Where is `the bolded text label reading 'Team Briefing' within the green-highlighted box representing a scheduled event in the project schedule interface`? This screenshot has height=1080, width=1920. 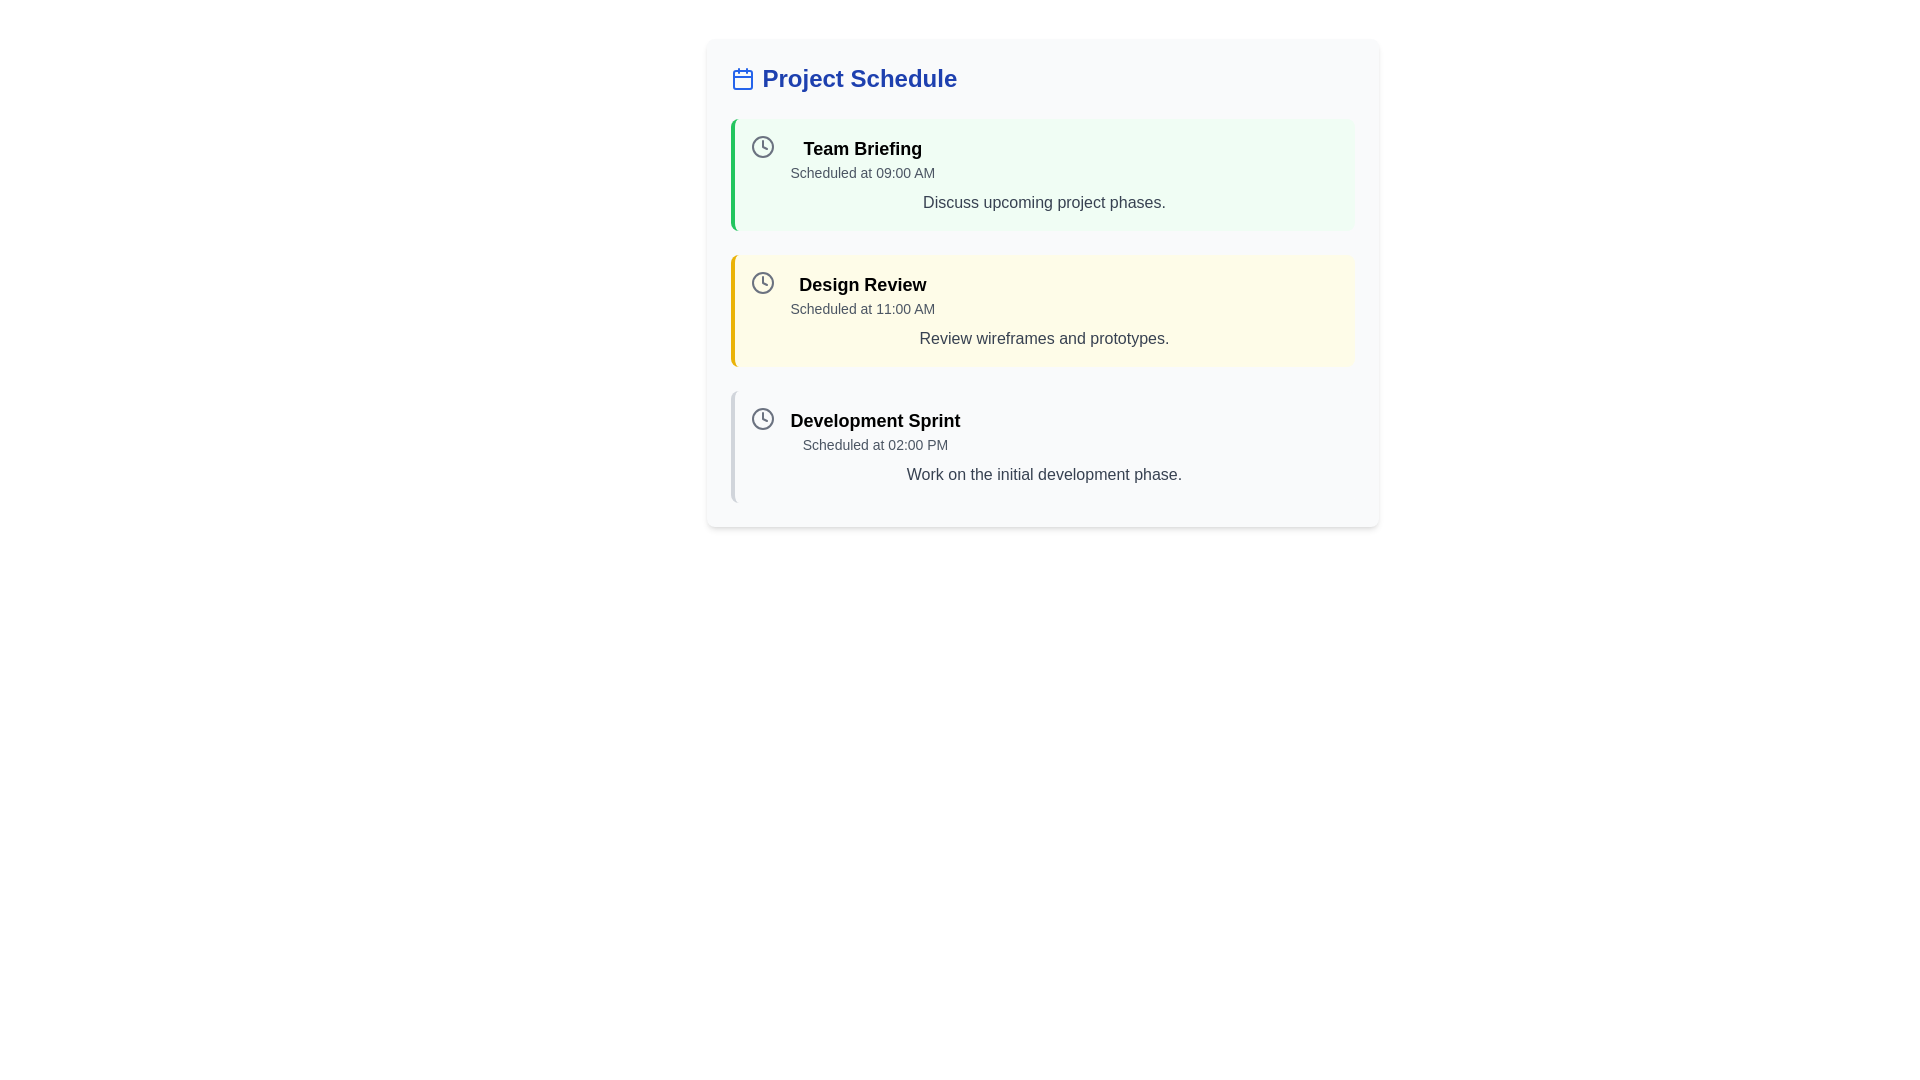 the bolded text label reading 'Team Briefing' within the green-highlighted box representing a scheduled event in the project schedule interface is located at coordinates (862, 148).